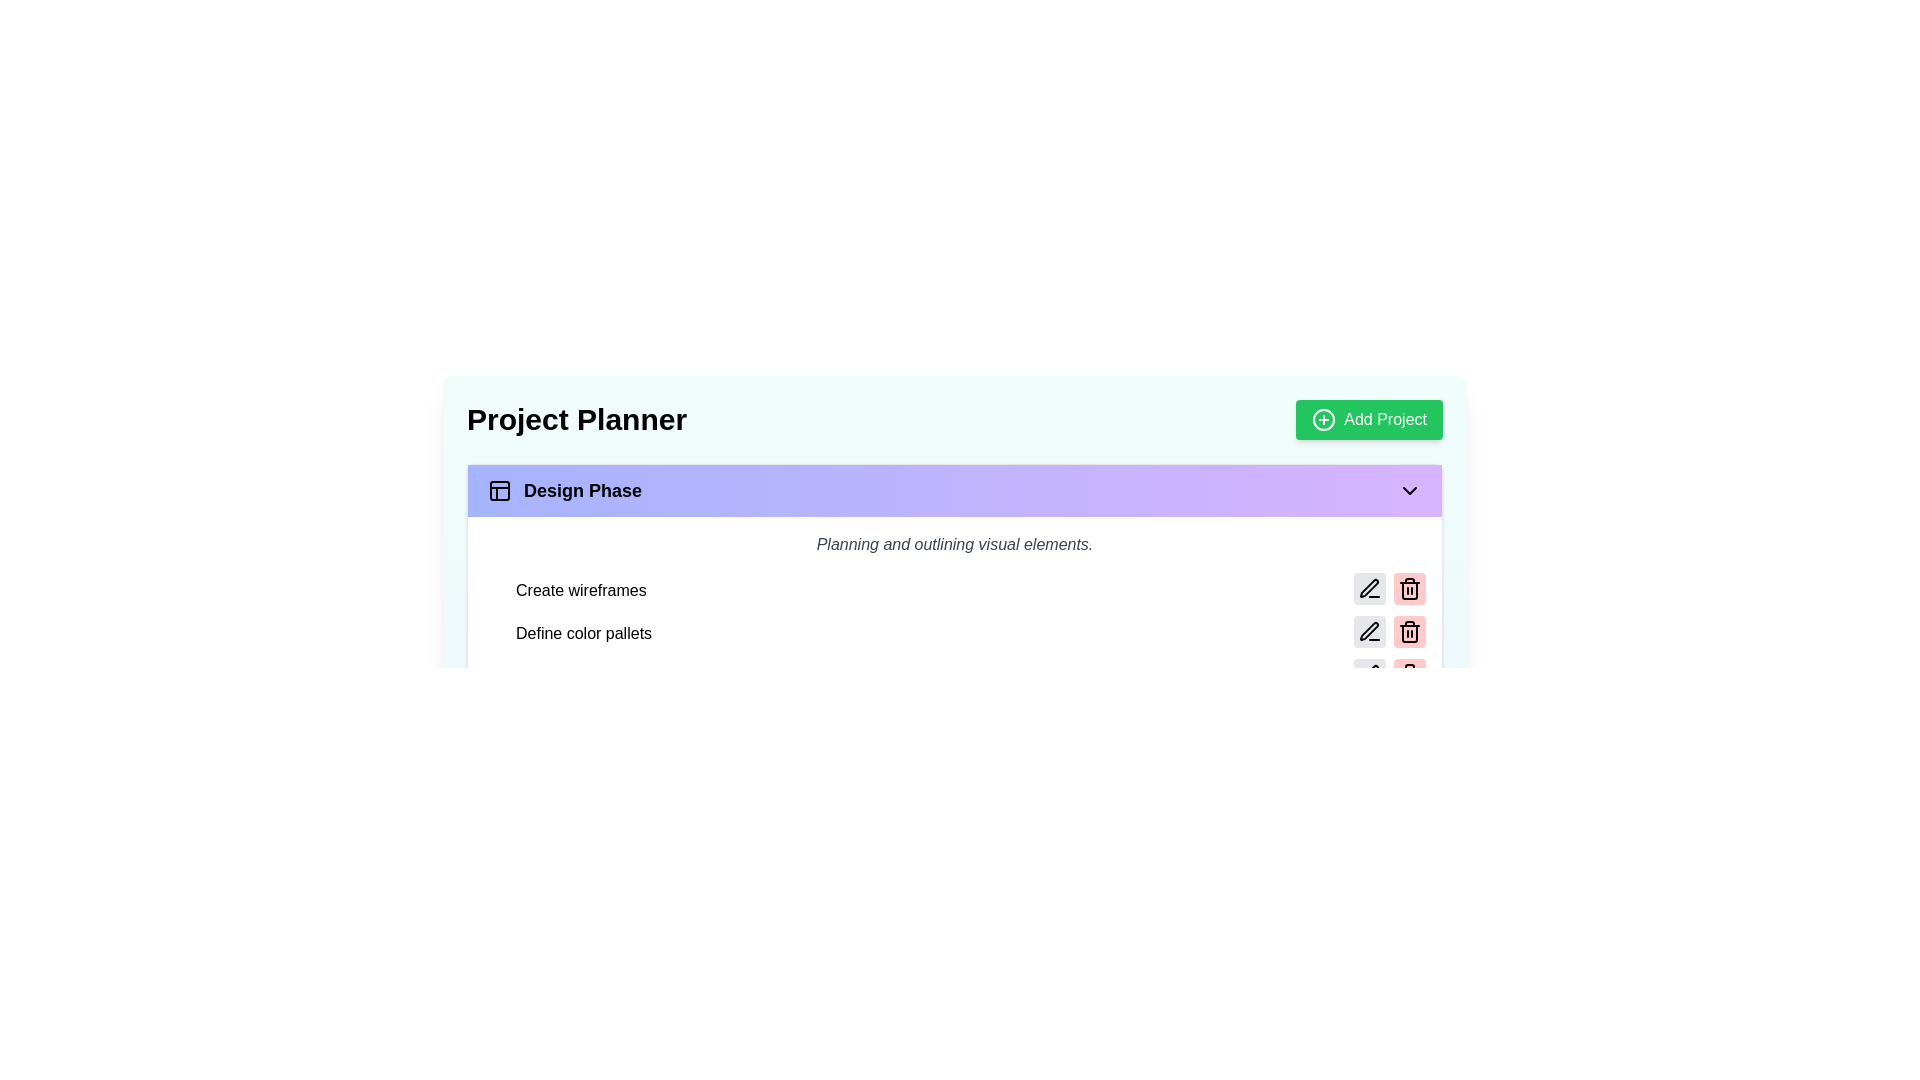 This screenshot has height=1080, width=1920. I want to click on the delete button with a trash can icon, so click(1409, 675).